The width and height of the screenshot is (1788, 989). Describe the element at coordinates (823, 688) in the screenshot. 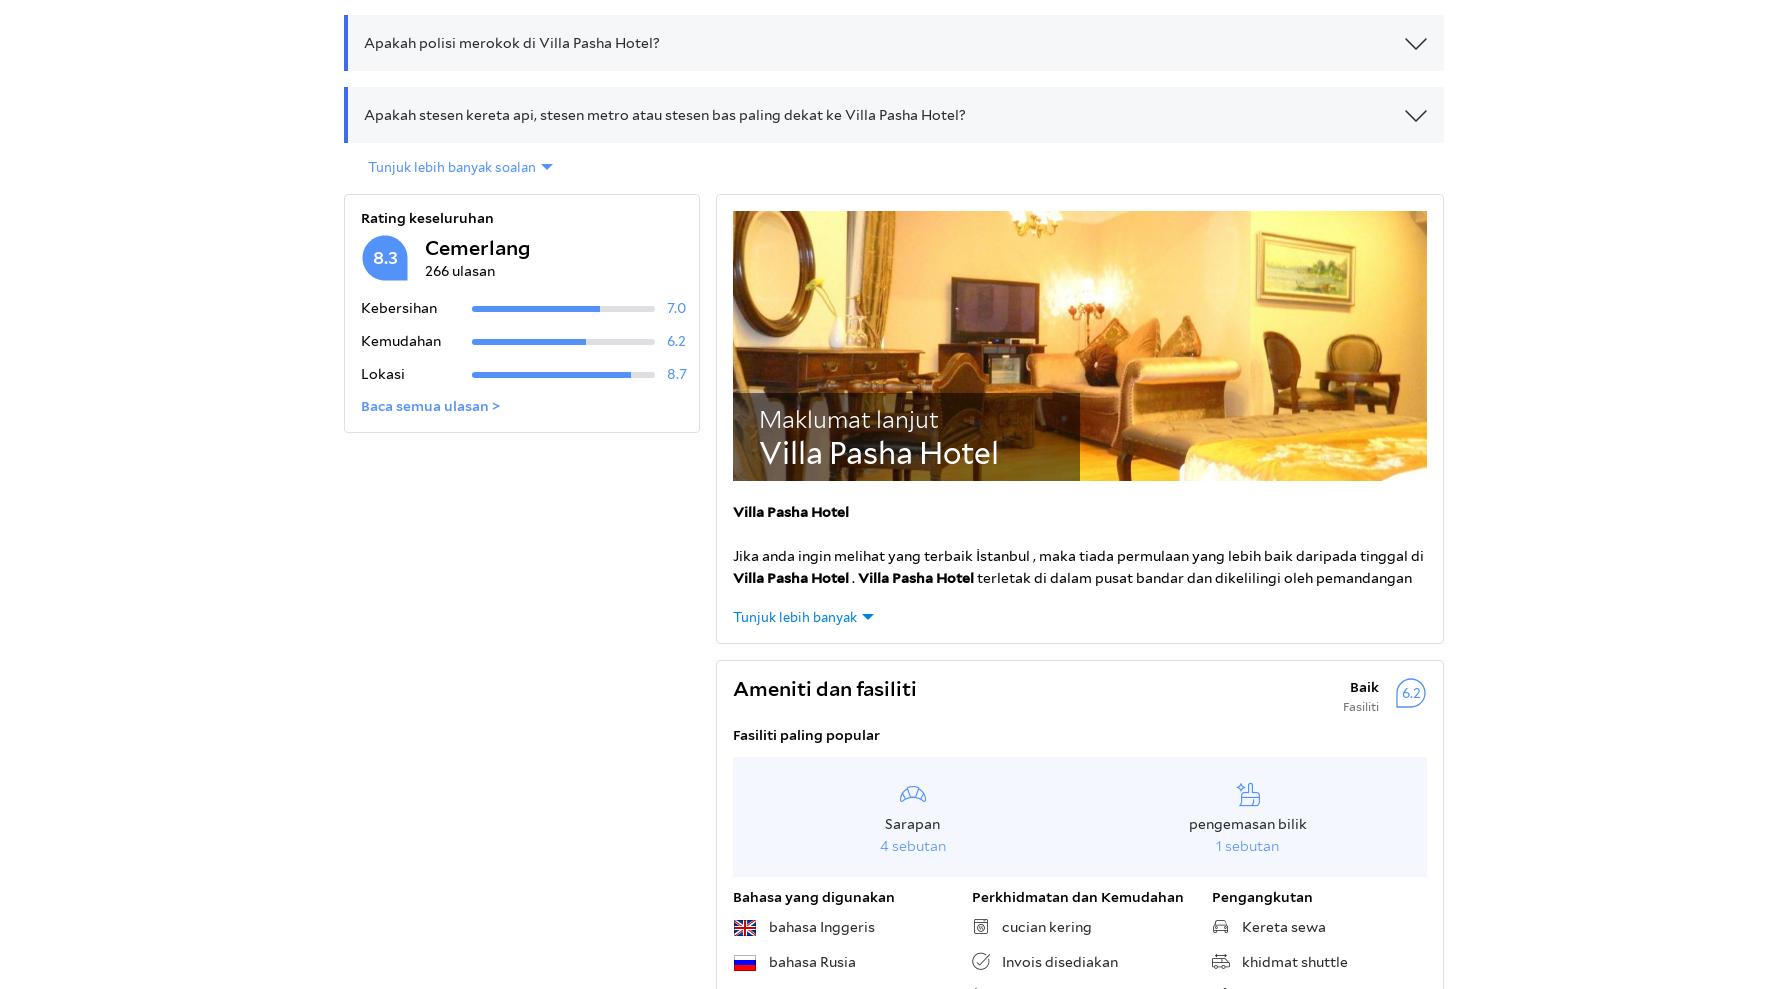

I see `'Ameniti dan fasiliti'` at that location.